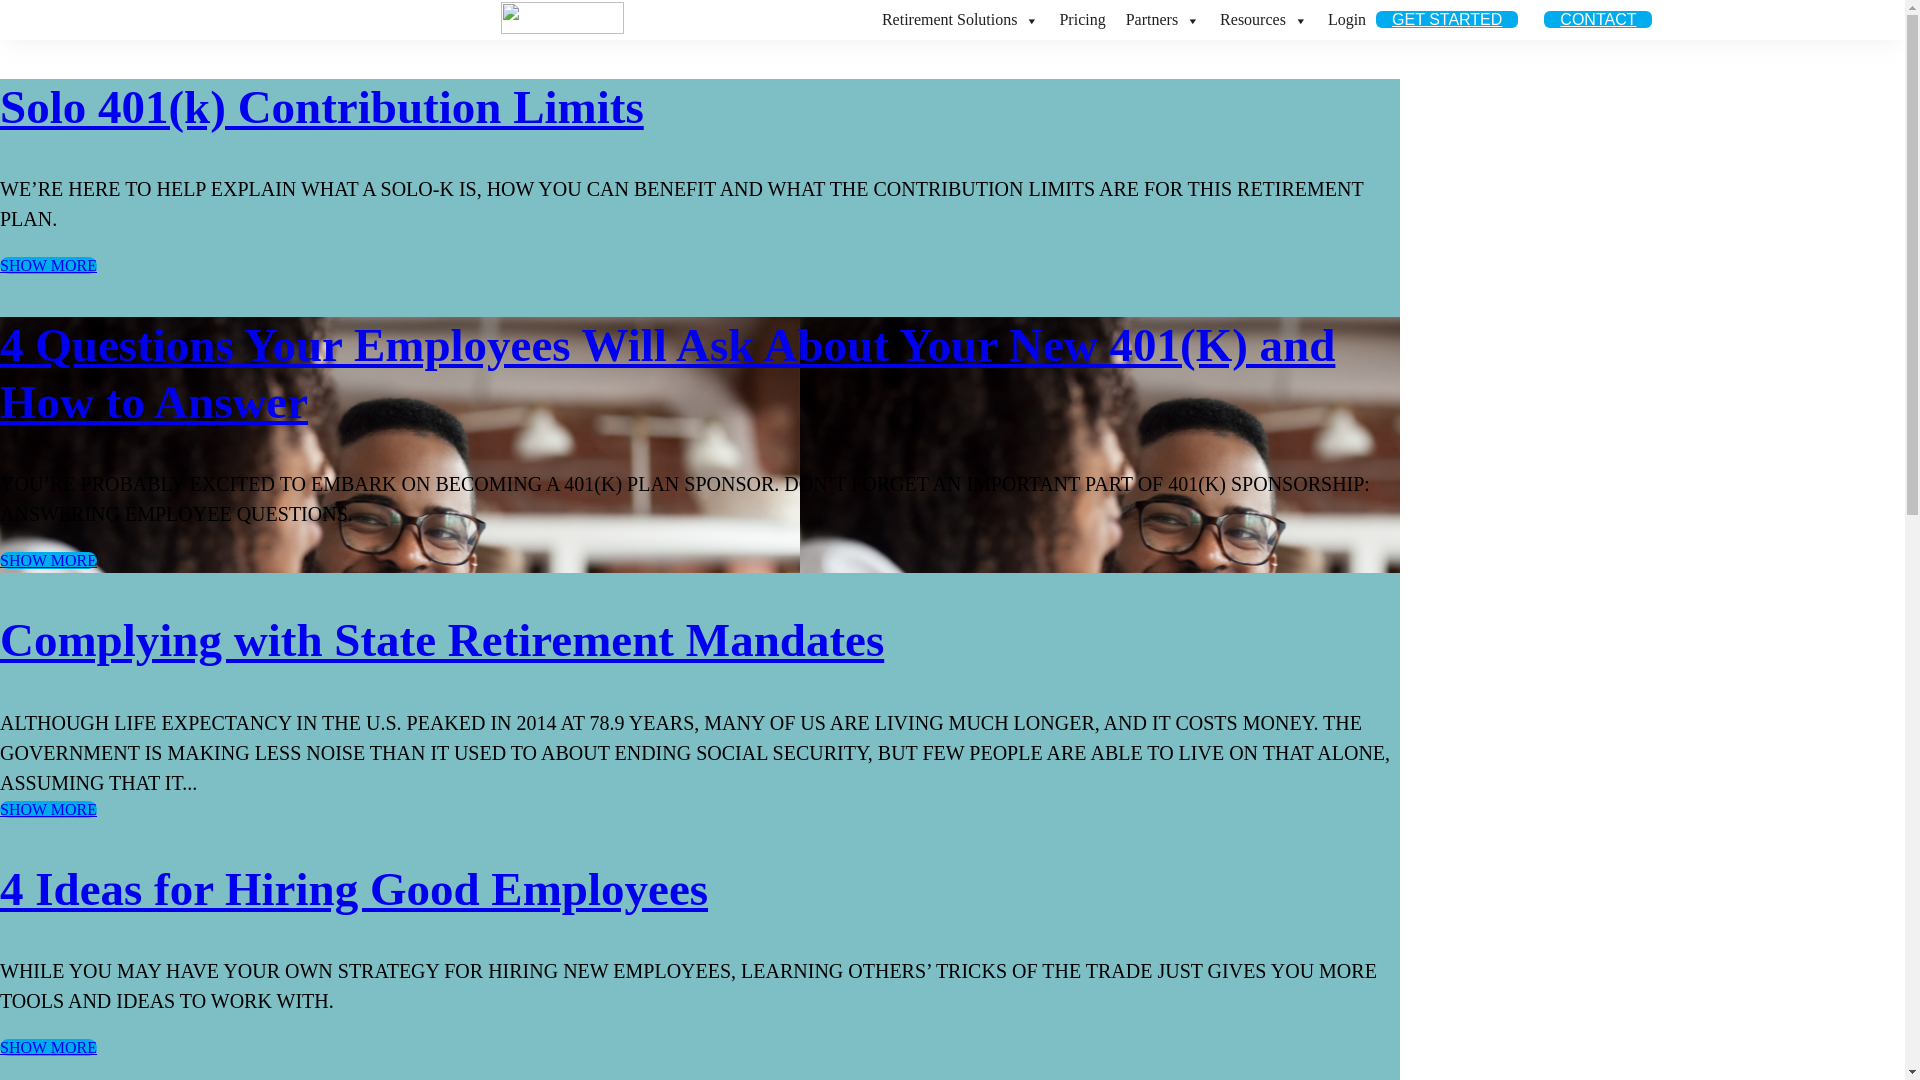 This screenshot has height=1080, width=1920. Describe the element at coordinates (960, 19) in the screenshot. I see `'Retirement Solutions'` at that location.